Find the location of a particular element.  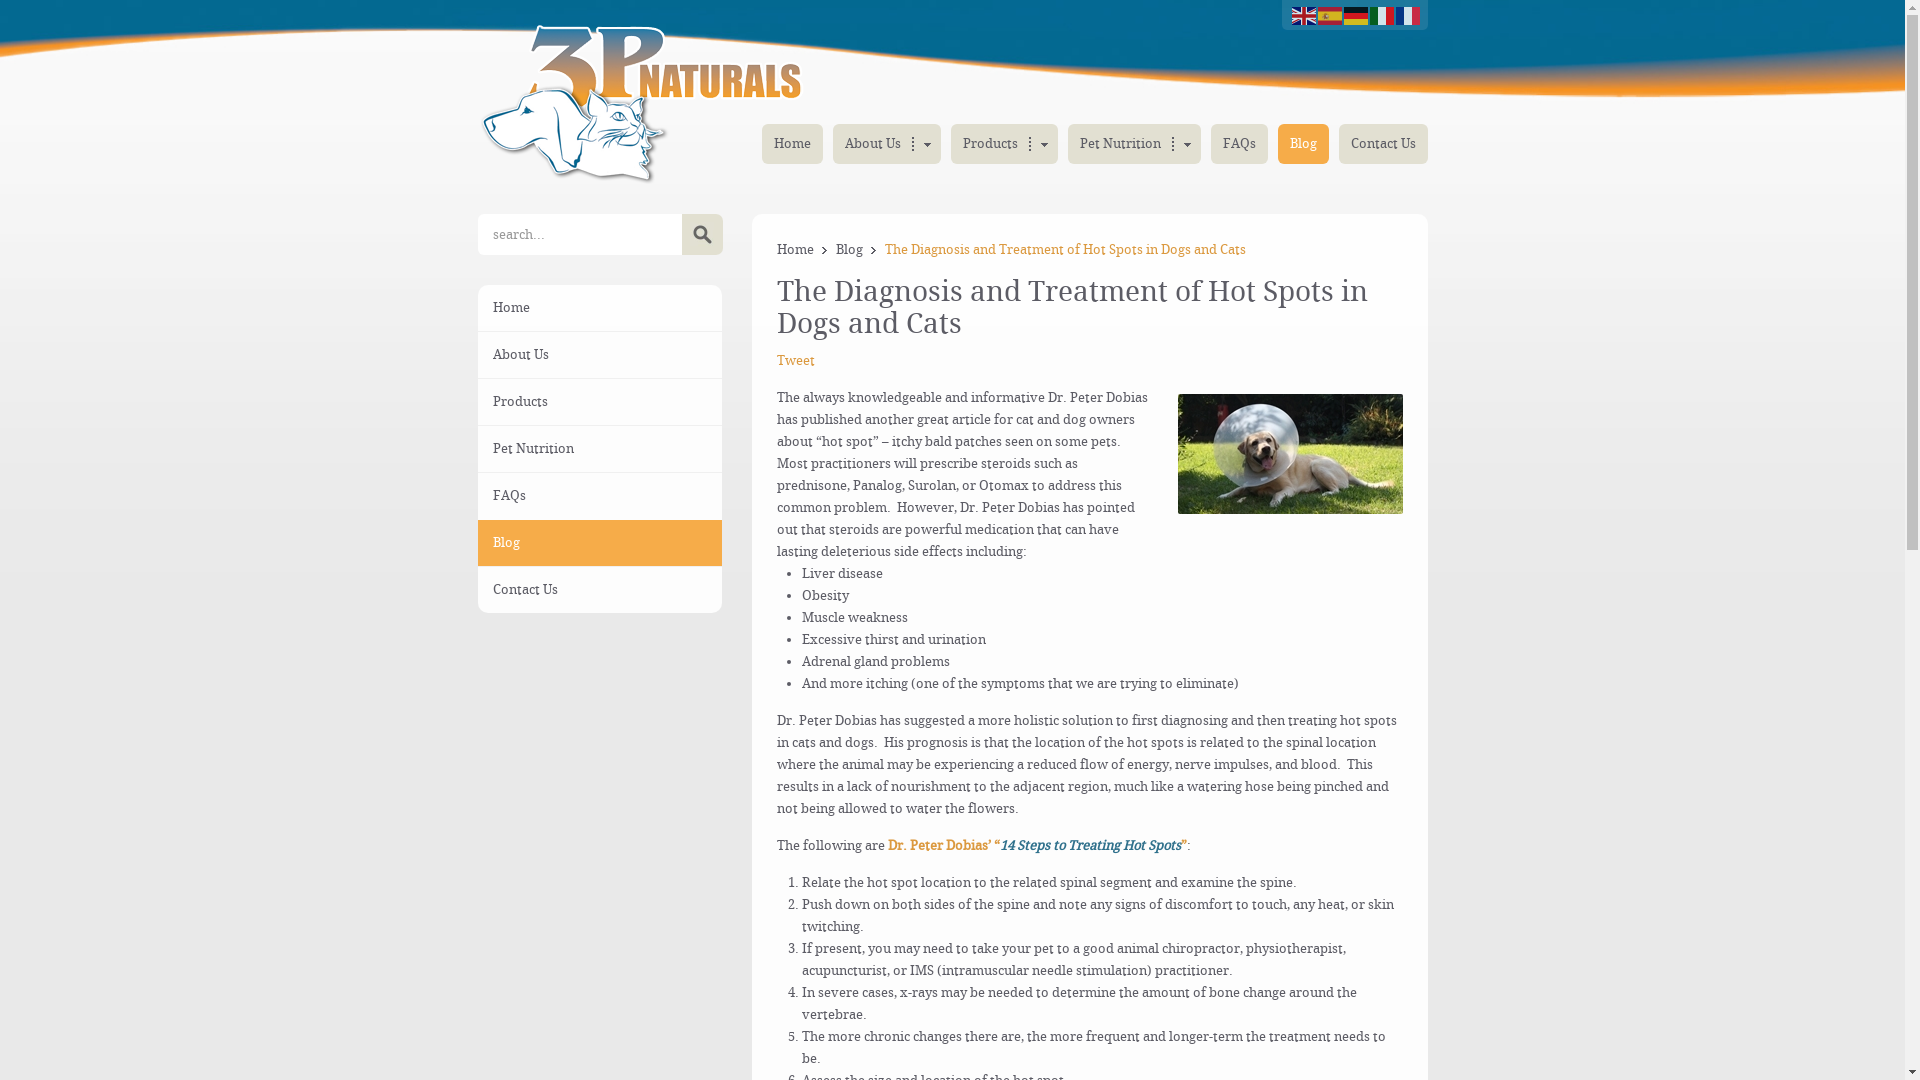

'Deutsch' is located at coordinates (1357, 14).